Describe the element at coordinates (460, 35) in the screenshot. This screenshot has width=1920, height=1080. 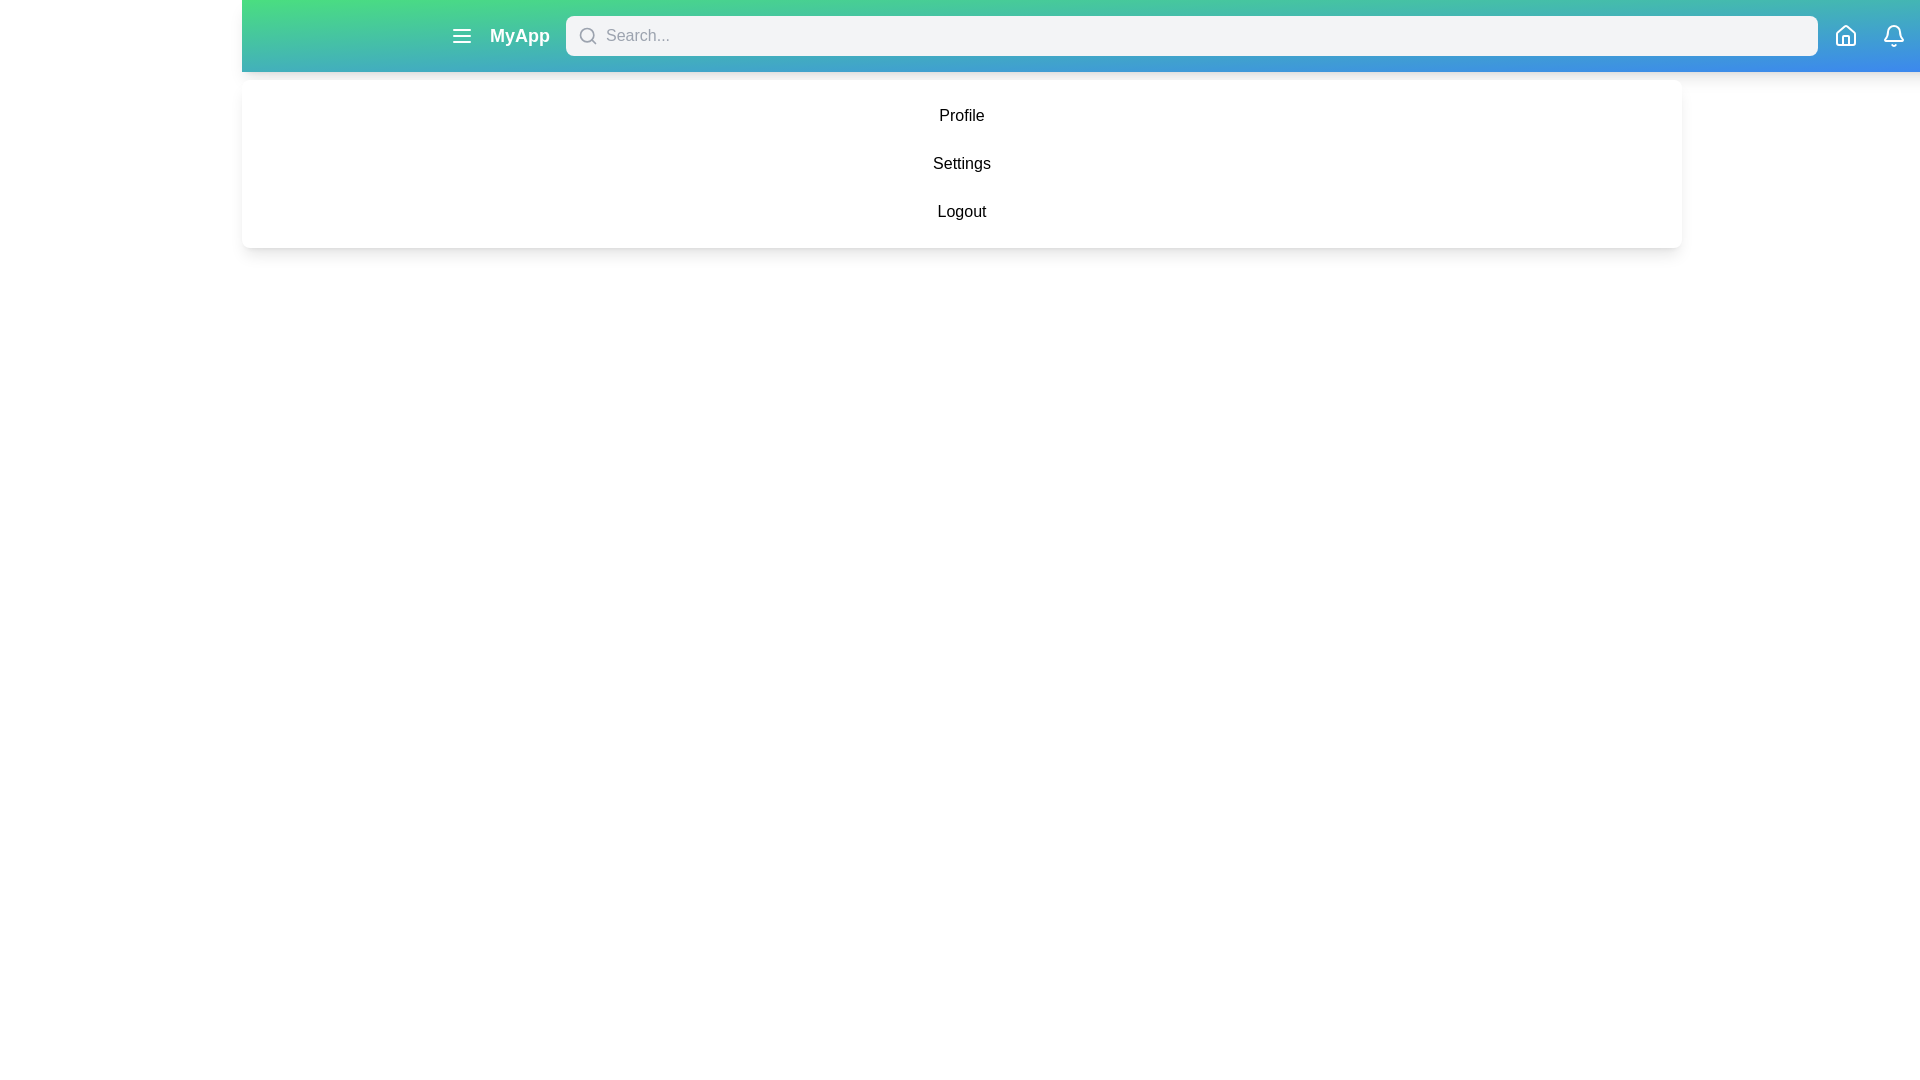
I see `the menu icon button, which is represented by three horizontal lines stacked vertically, located to the left of the 'MyApp' text in the header section` at that location.